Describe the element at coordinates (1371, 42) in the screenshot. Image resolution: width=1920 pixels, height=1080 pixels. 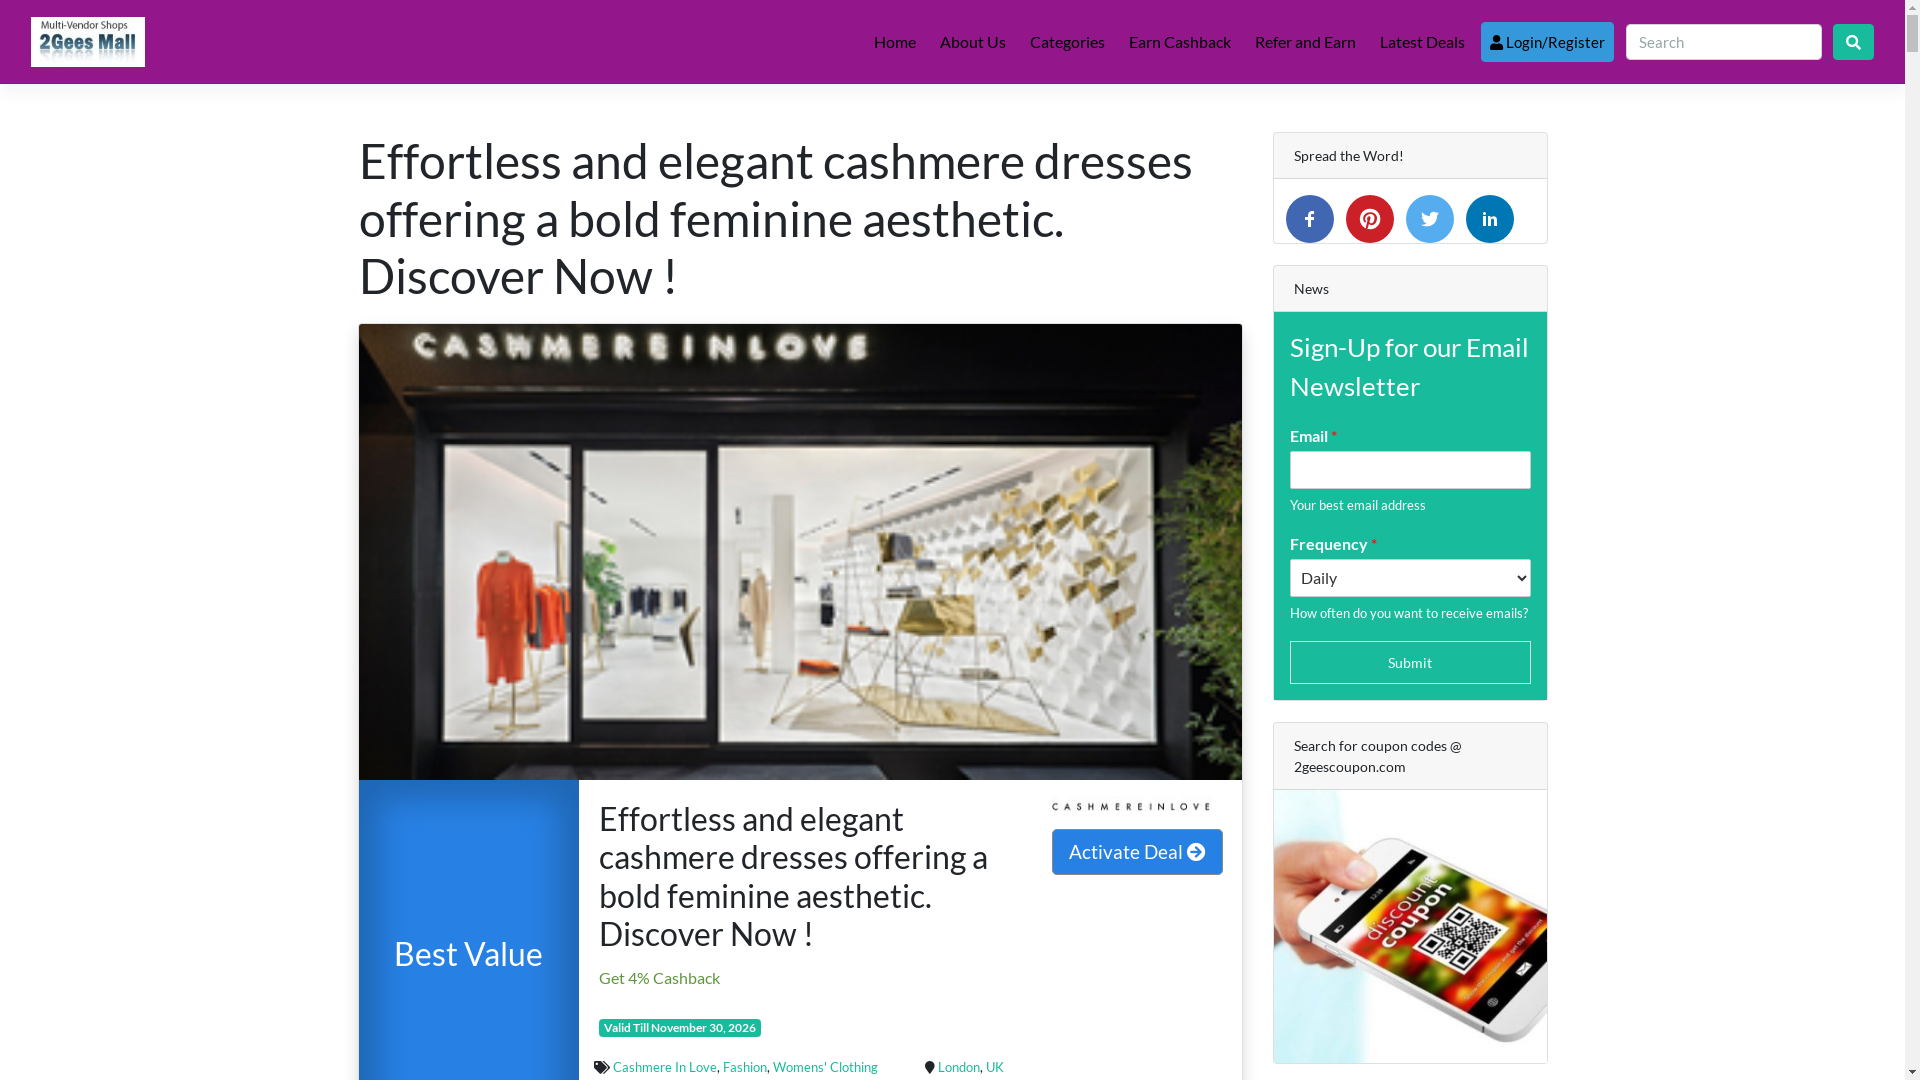
I see `'Latest Deals'` at that location.